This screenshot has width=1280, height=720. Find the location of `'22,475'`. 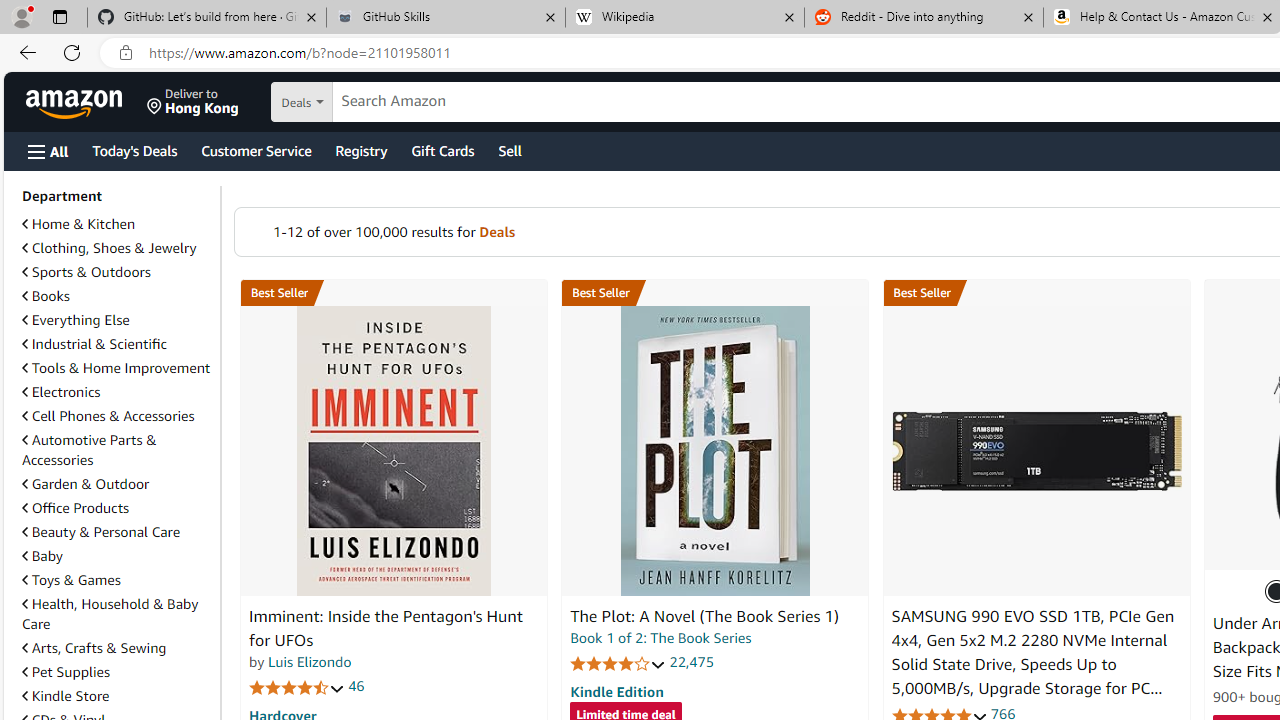

'22,475' is located at coordinates (691, 662).